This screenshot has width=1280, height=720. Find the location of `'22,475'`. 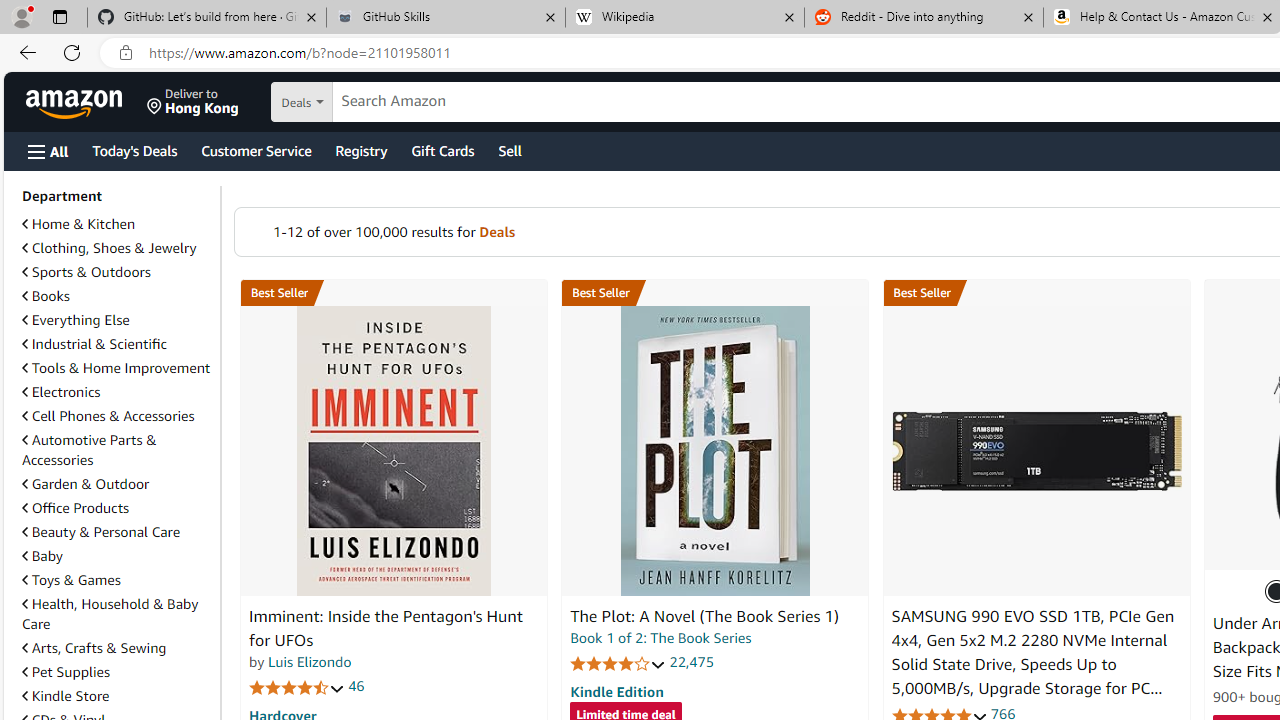

'22,475' is located at coordinates (691, 662).